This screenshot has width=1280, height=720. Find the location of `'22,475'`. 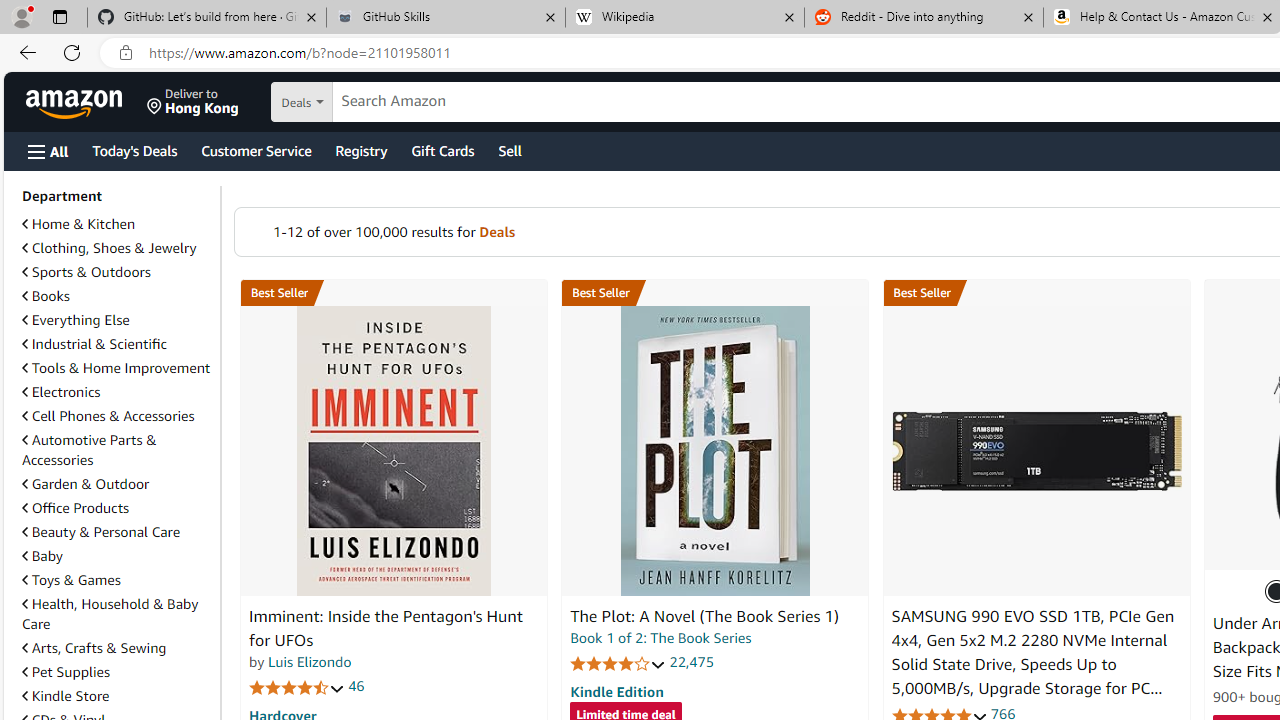

'22,475' is located at coordinates (691, 662).